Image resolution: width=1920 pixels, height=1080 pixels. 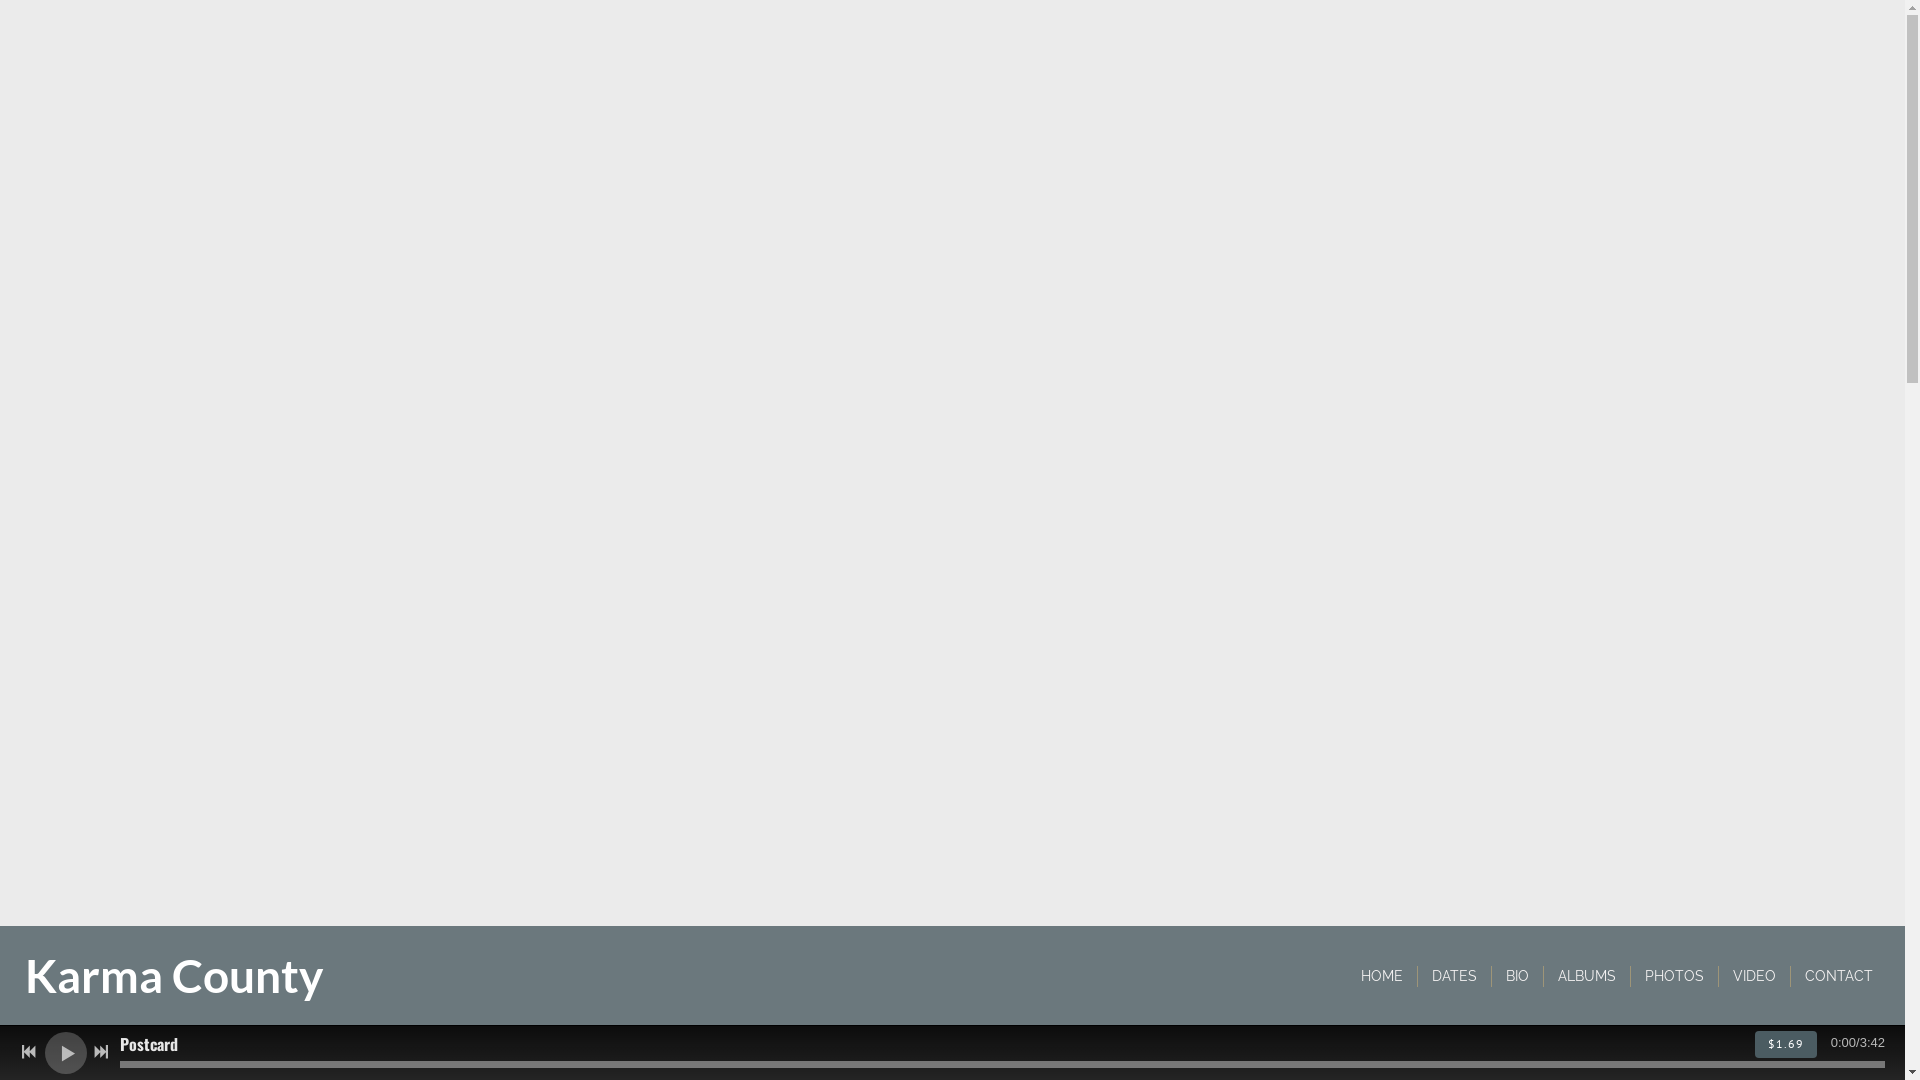 I want to click on 'HOME', so click(x=1381, y=975).